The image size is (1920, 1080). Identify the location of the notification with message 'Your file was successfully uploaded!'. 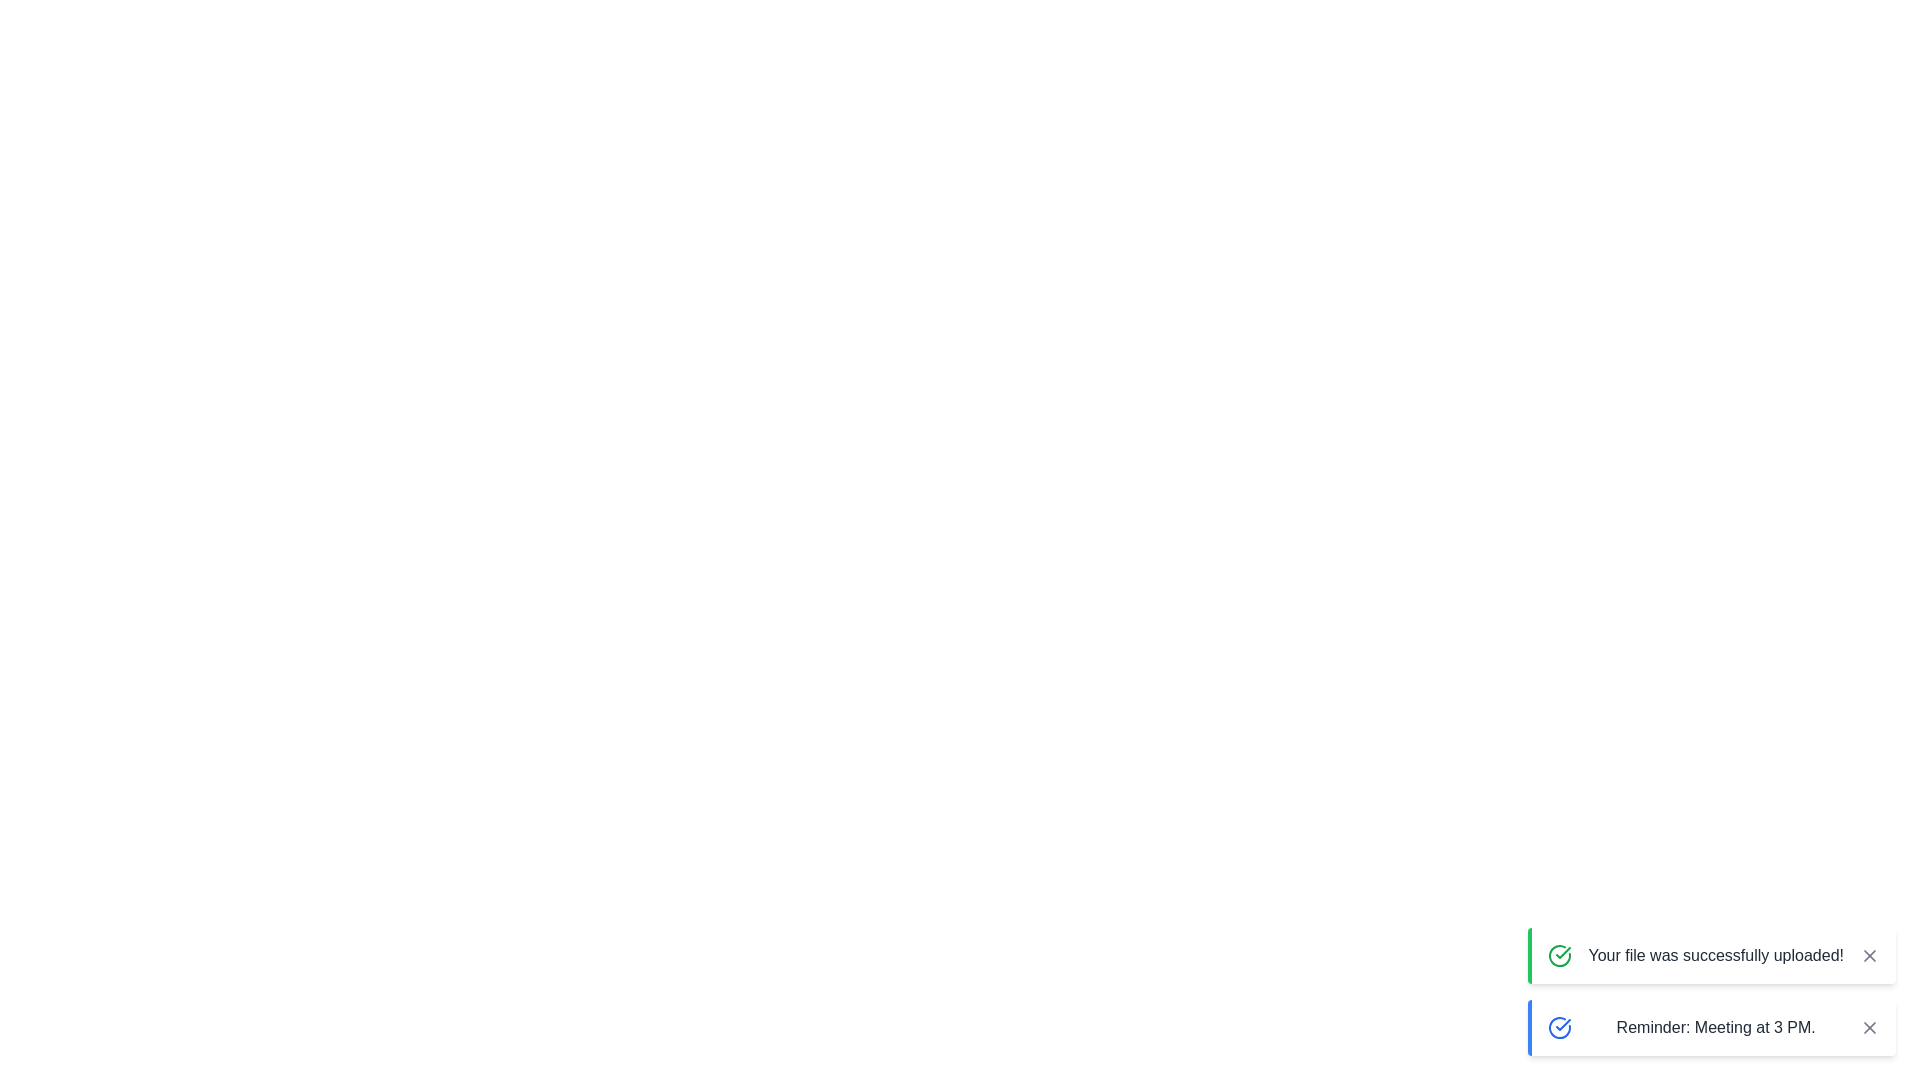
(1711, 955).